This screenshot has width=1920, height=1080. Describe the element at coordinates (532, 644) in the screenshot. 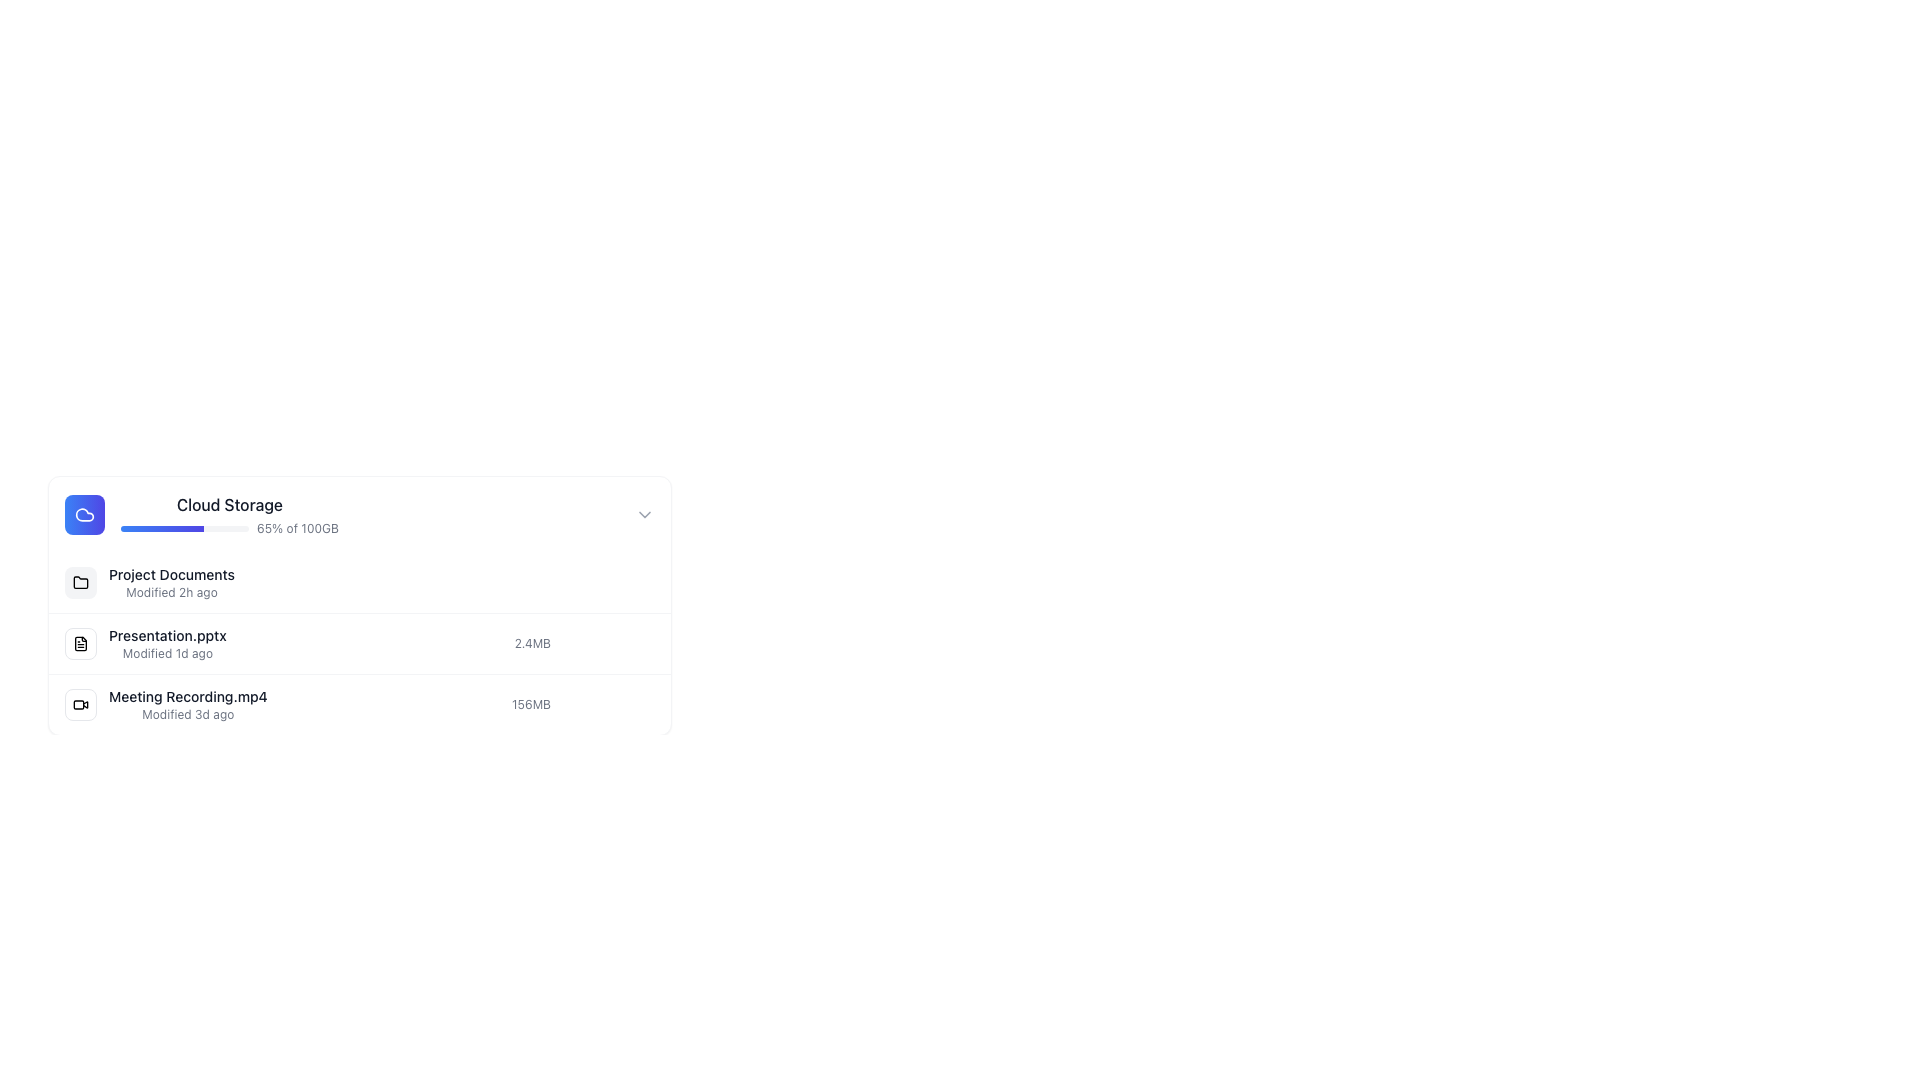

I see `the Text Label displaying '2.4MB', which is styled in gray and located to the right of the file name 'Presentation.pptx' in a file manager interface` at that location.